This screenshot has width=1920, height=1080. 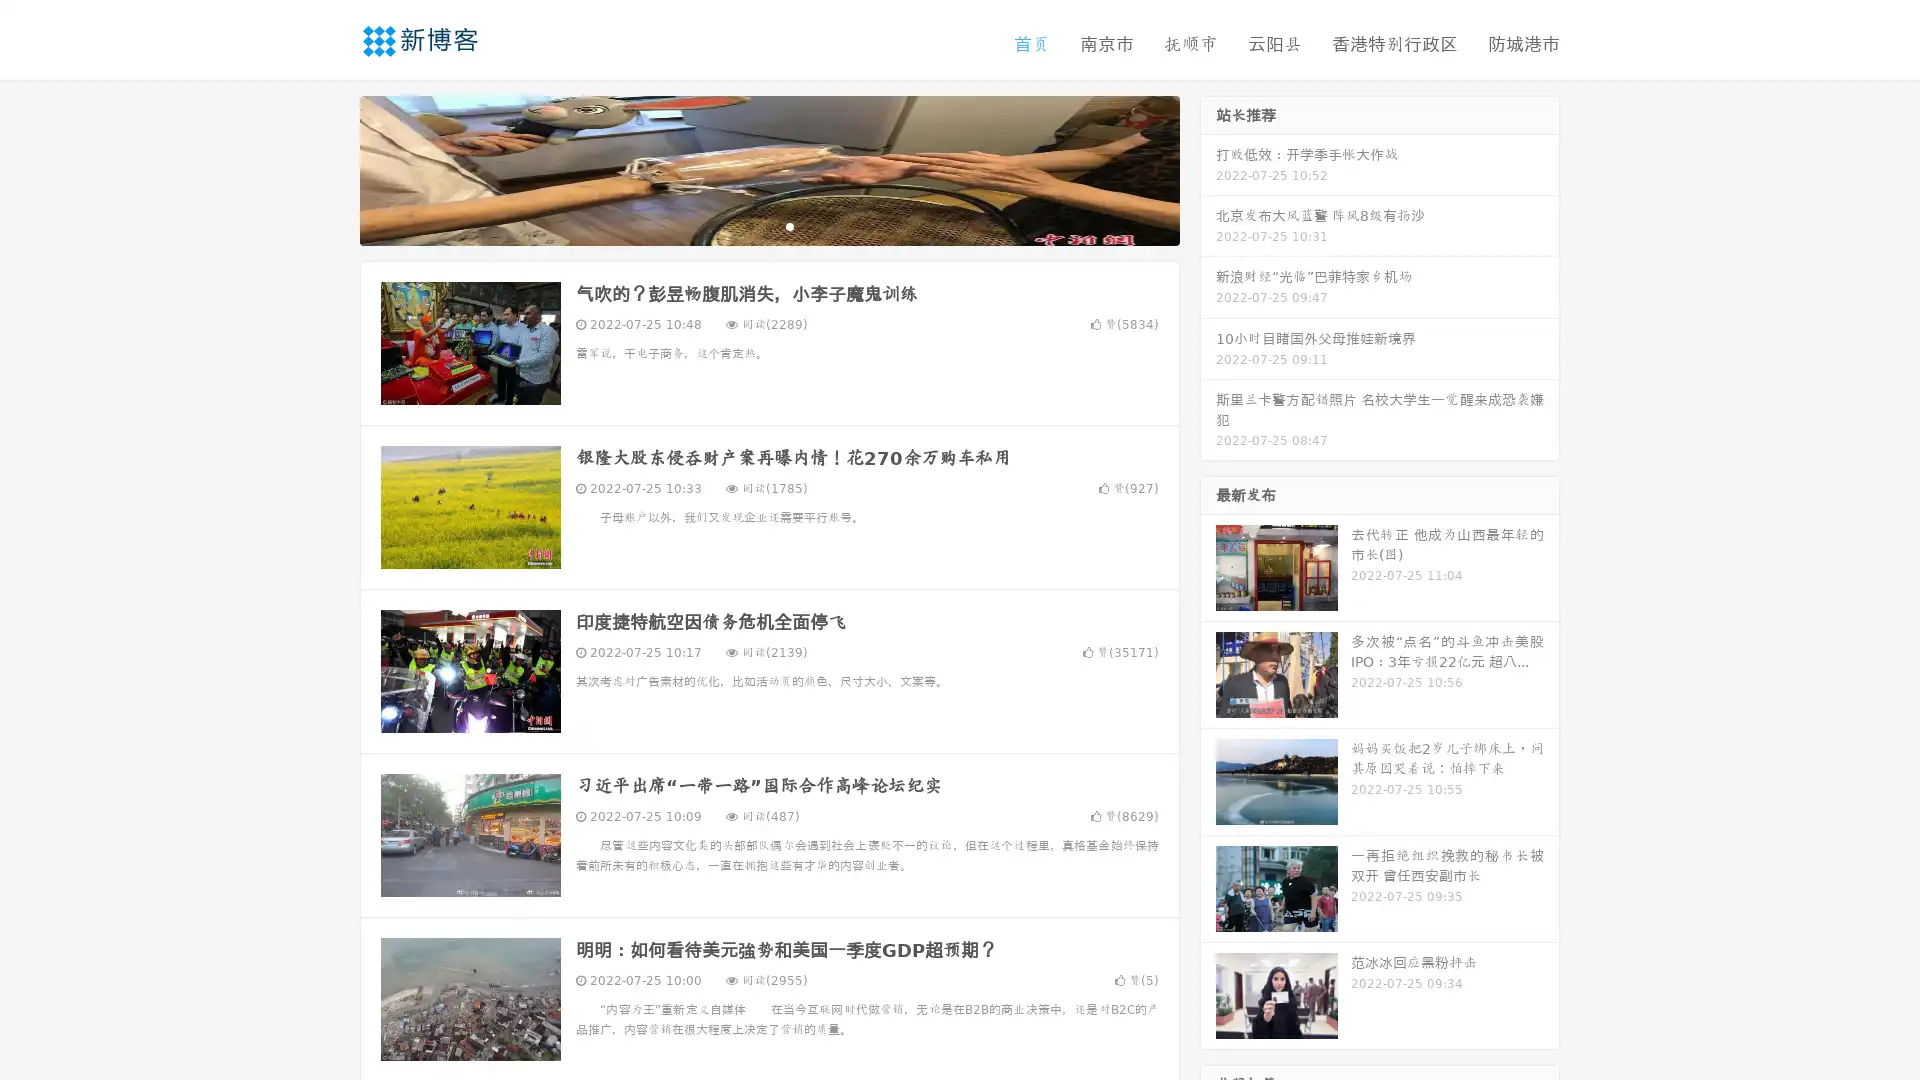 What do you see at coordinates (768, 225) in the screenshot?
I see `Go to slide 2` at bounding box center [768, 225].